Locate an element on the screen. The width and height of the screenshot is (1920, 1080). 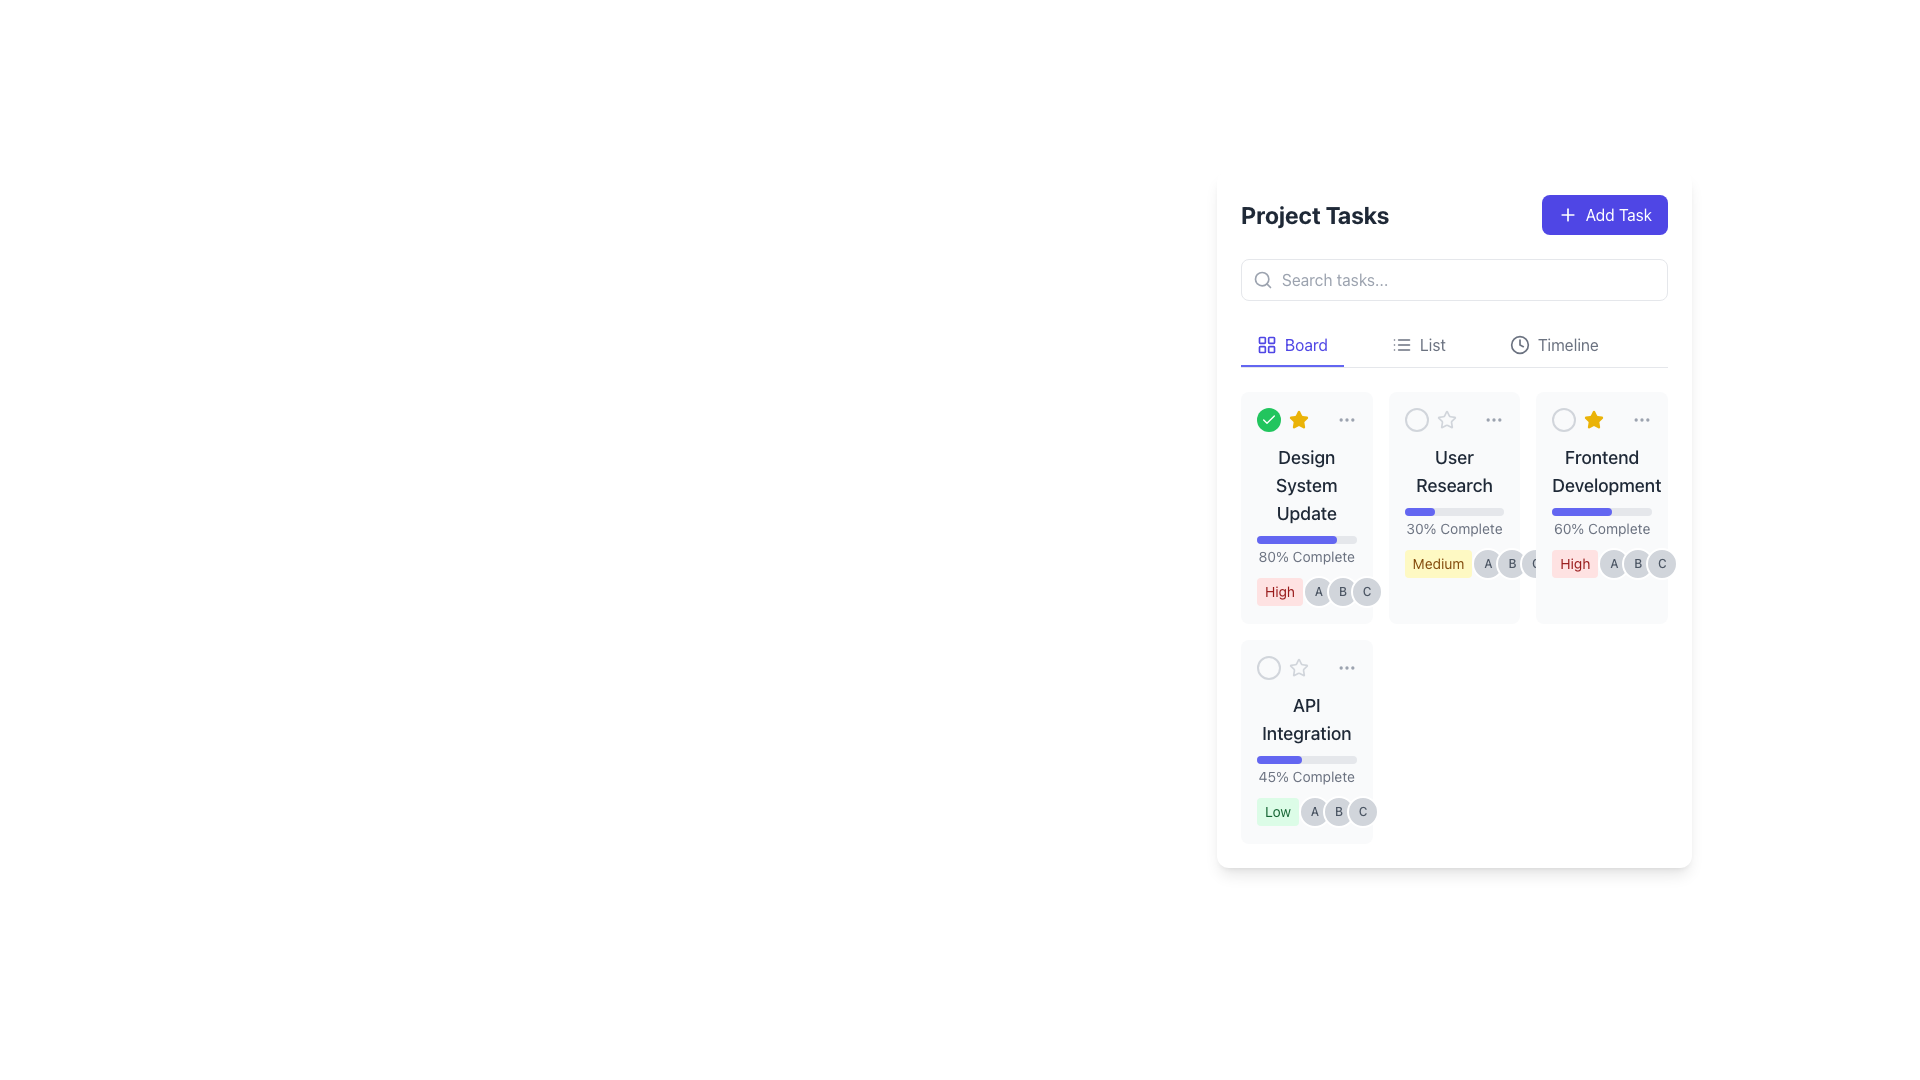
the progress is located at coordinates (1632, 511).